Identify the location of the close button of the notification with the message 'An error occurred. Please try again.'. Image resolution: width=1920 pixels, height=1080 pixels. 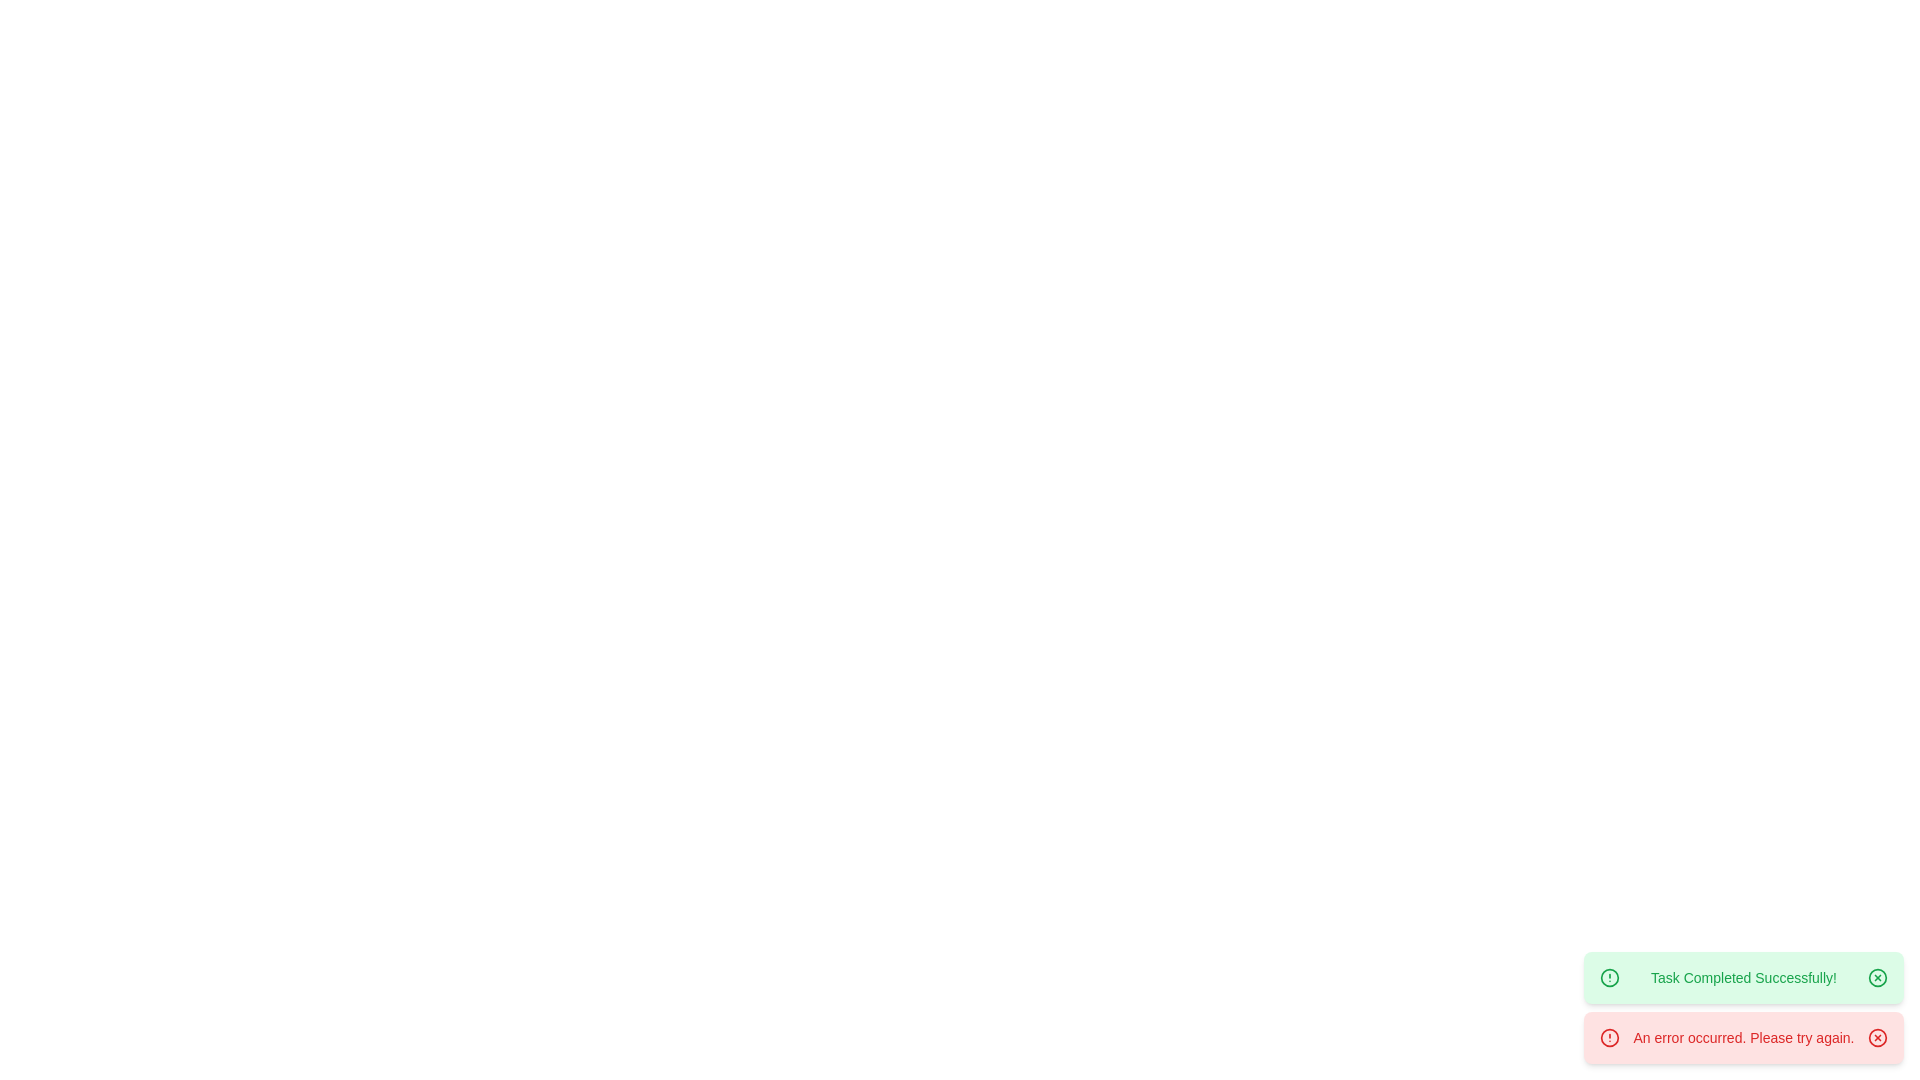
(1876, 1036).